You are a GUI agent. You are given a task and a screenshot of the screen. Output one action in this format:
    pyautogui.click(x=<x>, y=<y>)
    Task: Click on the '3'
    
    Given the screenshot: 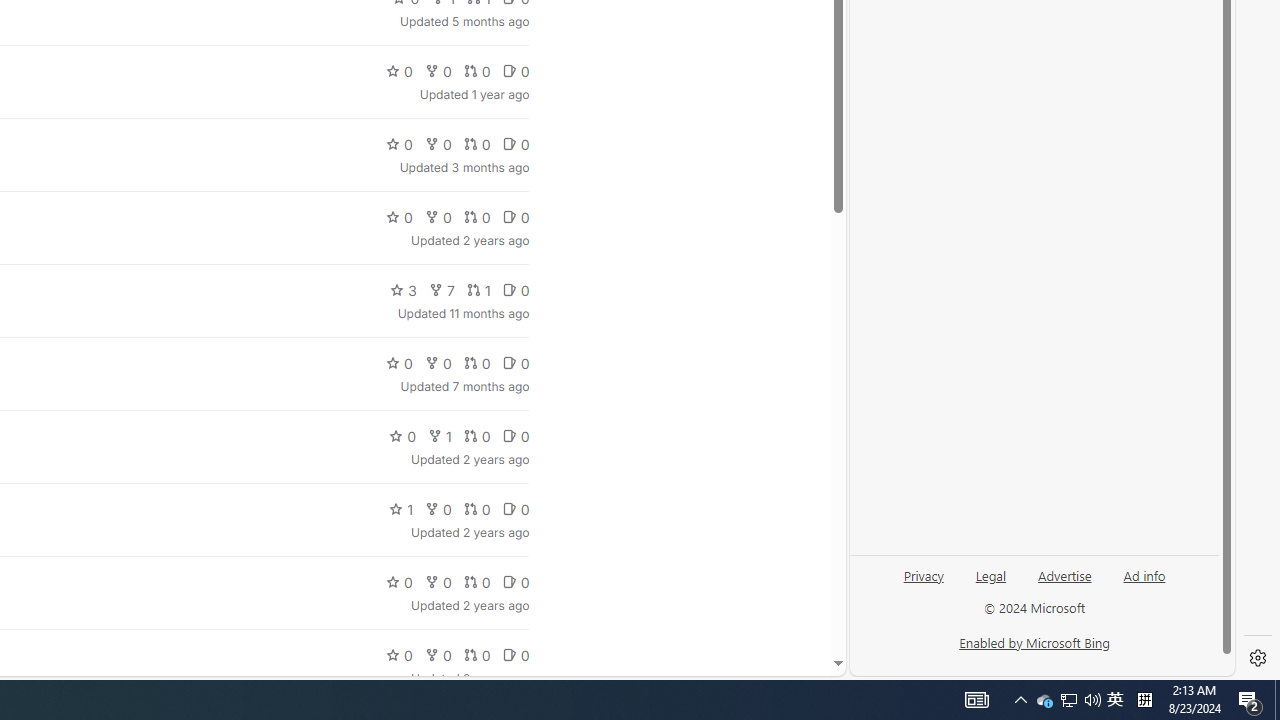 What is the action you would take?
    pyautogui.click(x=402, y=290)
    